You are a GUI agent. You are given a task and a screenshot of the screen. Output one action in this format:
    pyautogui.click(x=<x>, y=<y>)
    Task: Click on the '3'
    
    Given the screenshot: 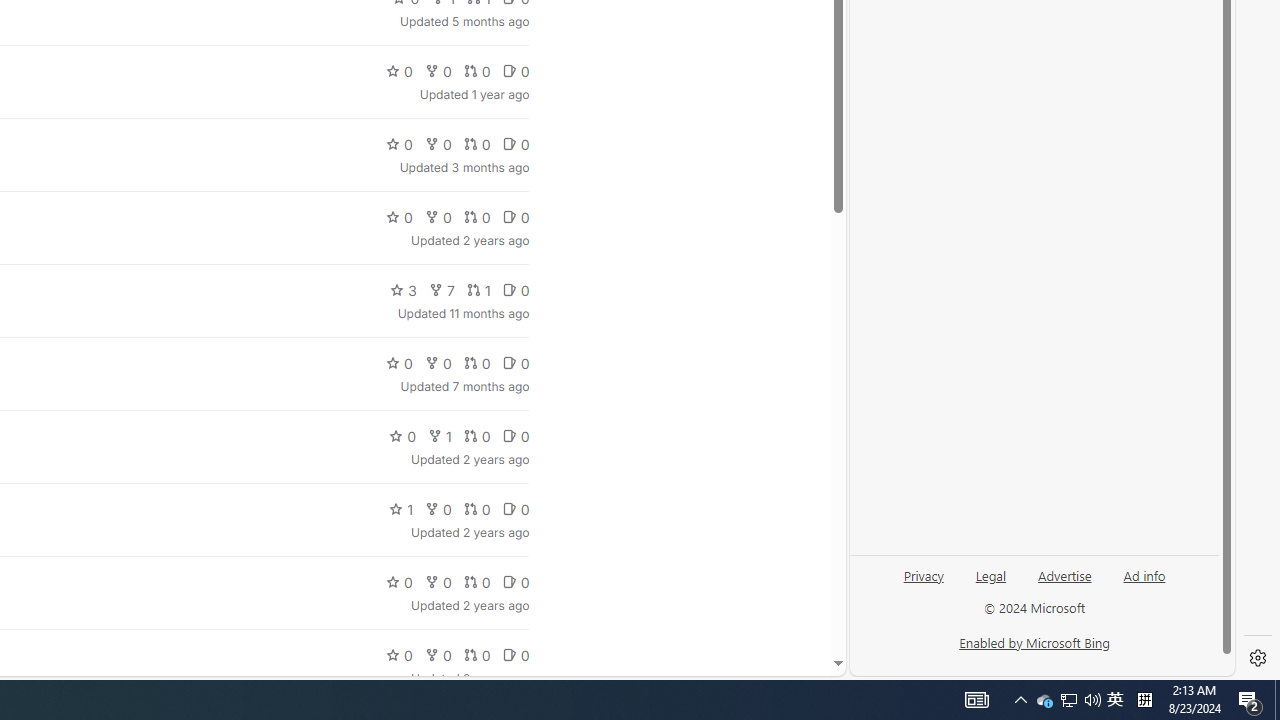 What is the action you would take?
    pyautogui.click(x=402, y=290)
    